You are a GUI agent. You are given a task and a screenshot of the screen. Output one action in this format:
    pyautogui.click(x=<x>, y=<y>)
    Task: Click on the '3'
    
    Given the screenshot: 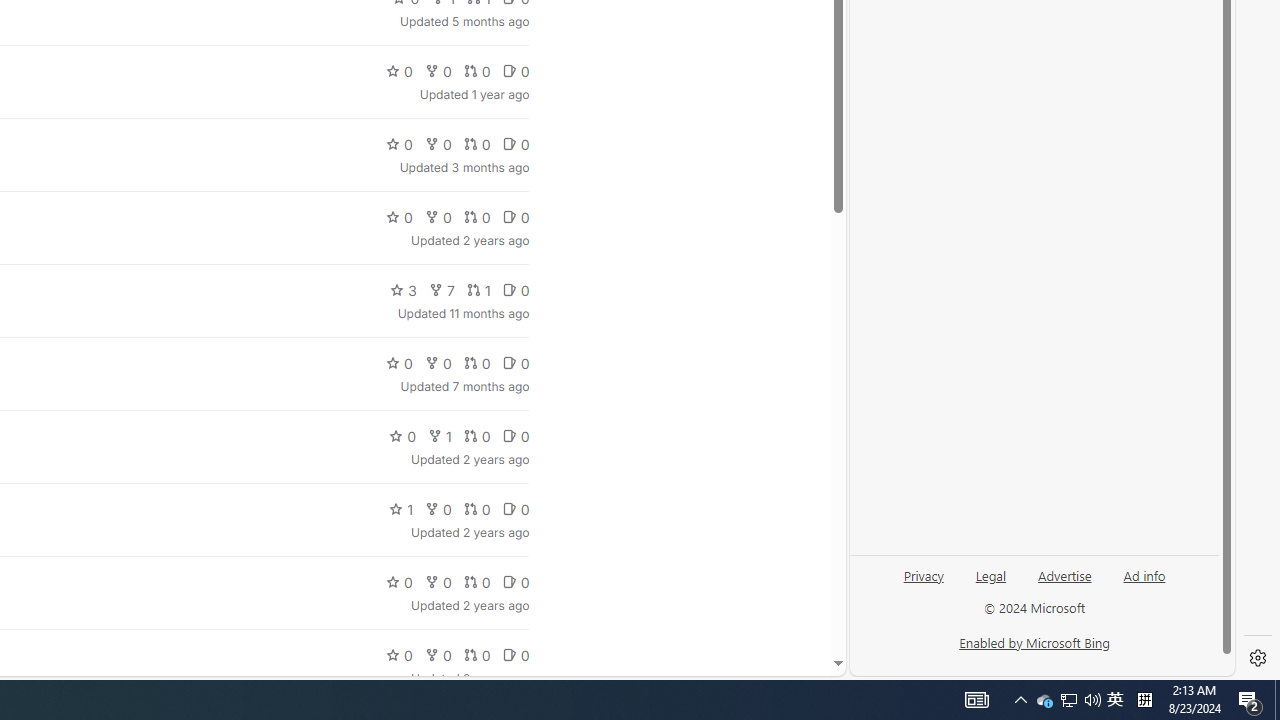 What is the action you would take?
    pyautogui.click(x=402, y=290)
    